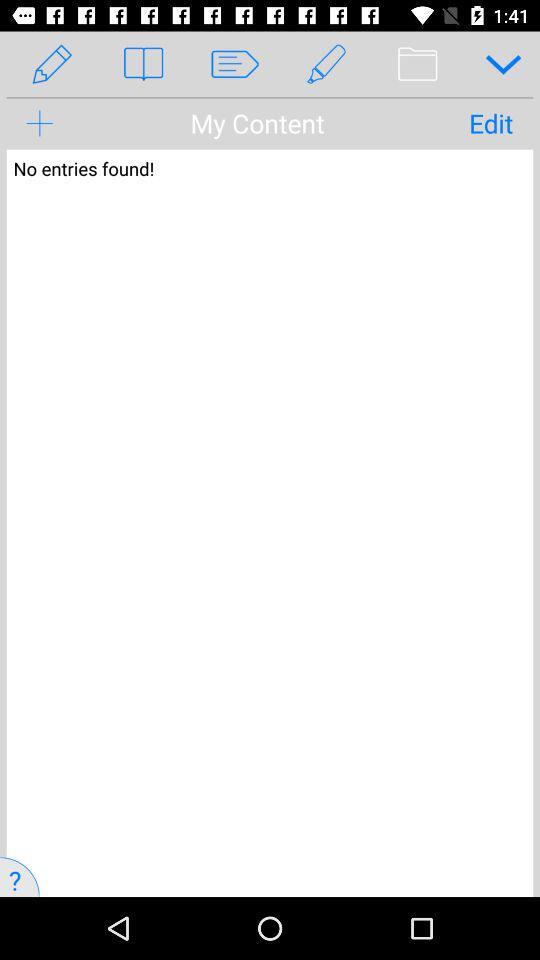  Describe the element at coordinates (270, 51) in the screenshot. I see `the icon in the first line which is right side of the pencil icon` at that location.